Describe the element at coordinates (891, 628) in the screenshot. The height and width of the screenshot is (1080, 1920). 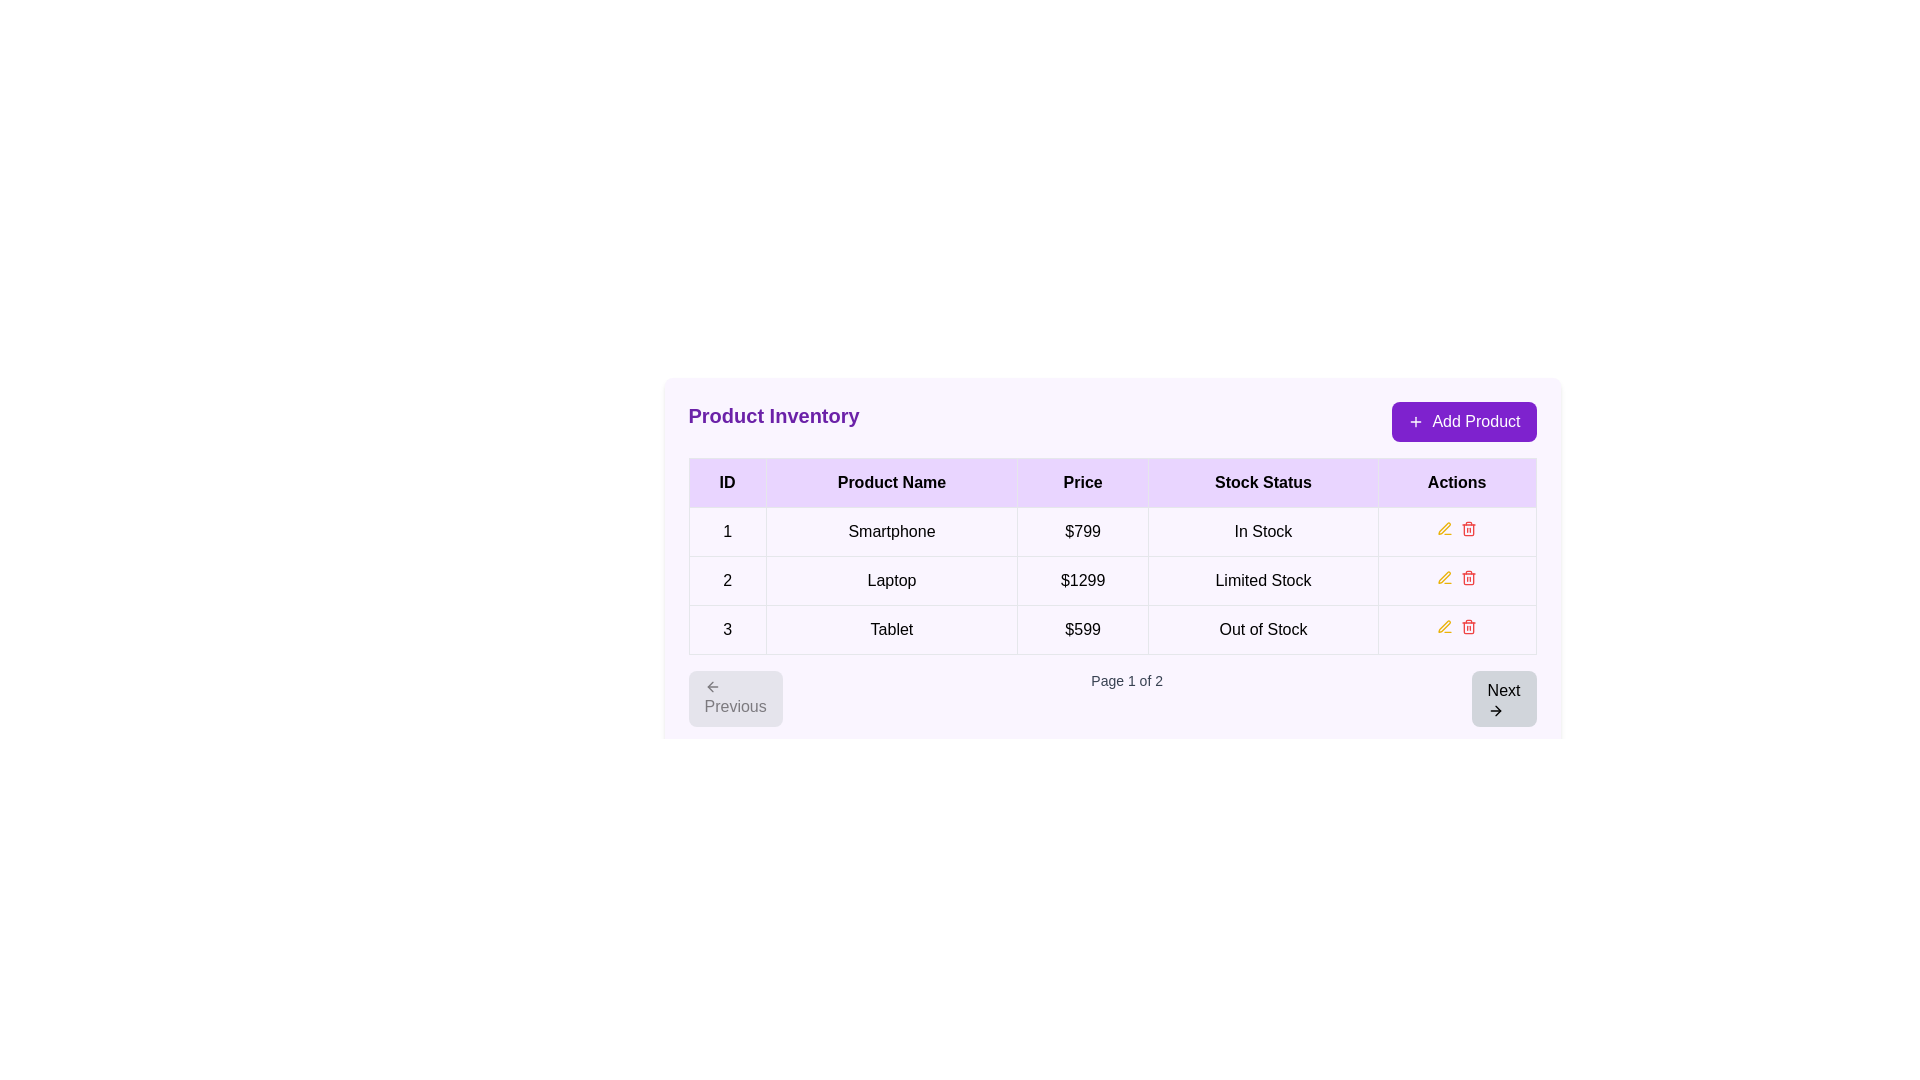
I see `the Text label that displays the product name, positioned between the number '3' and the price '$599' in the product information table` at that location.